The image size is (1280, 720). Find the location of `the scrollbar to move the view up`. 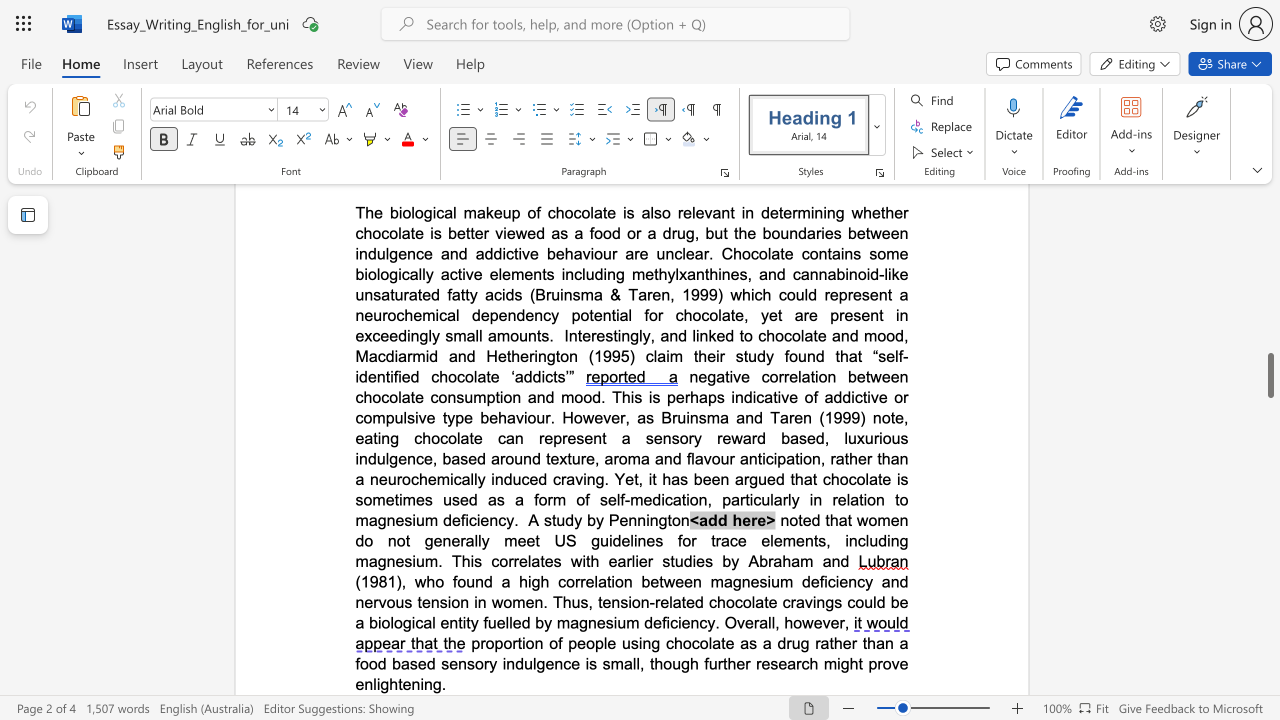

the scrollbar to move the view up is located at coordinates (1269, 408).